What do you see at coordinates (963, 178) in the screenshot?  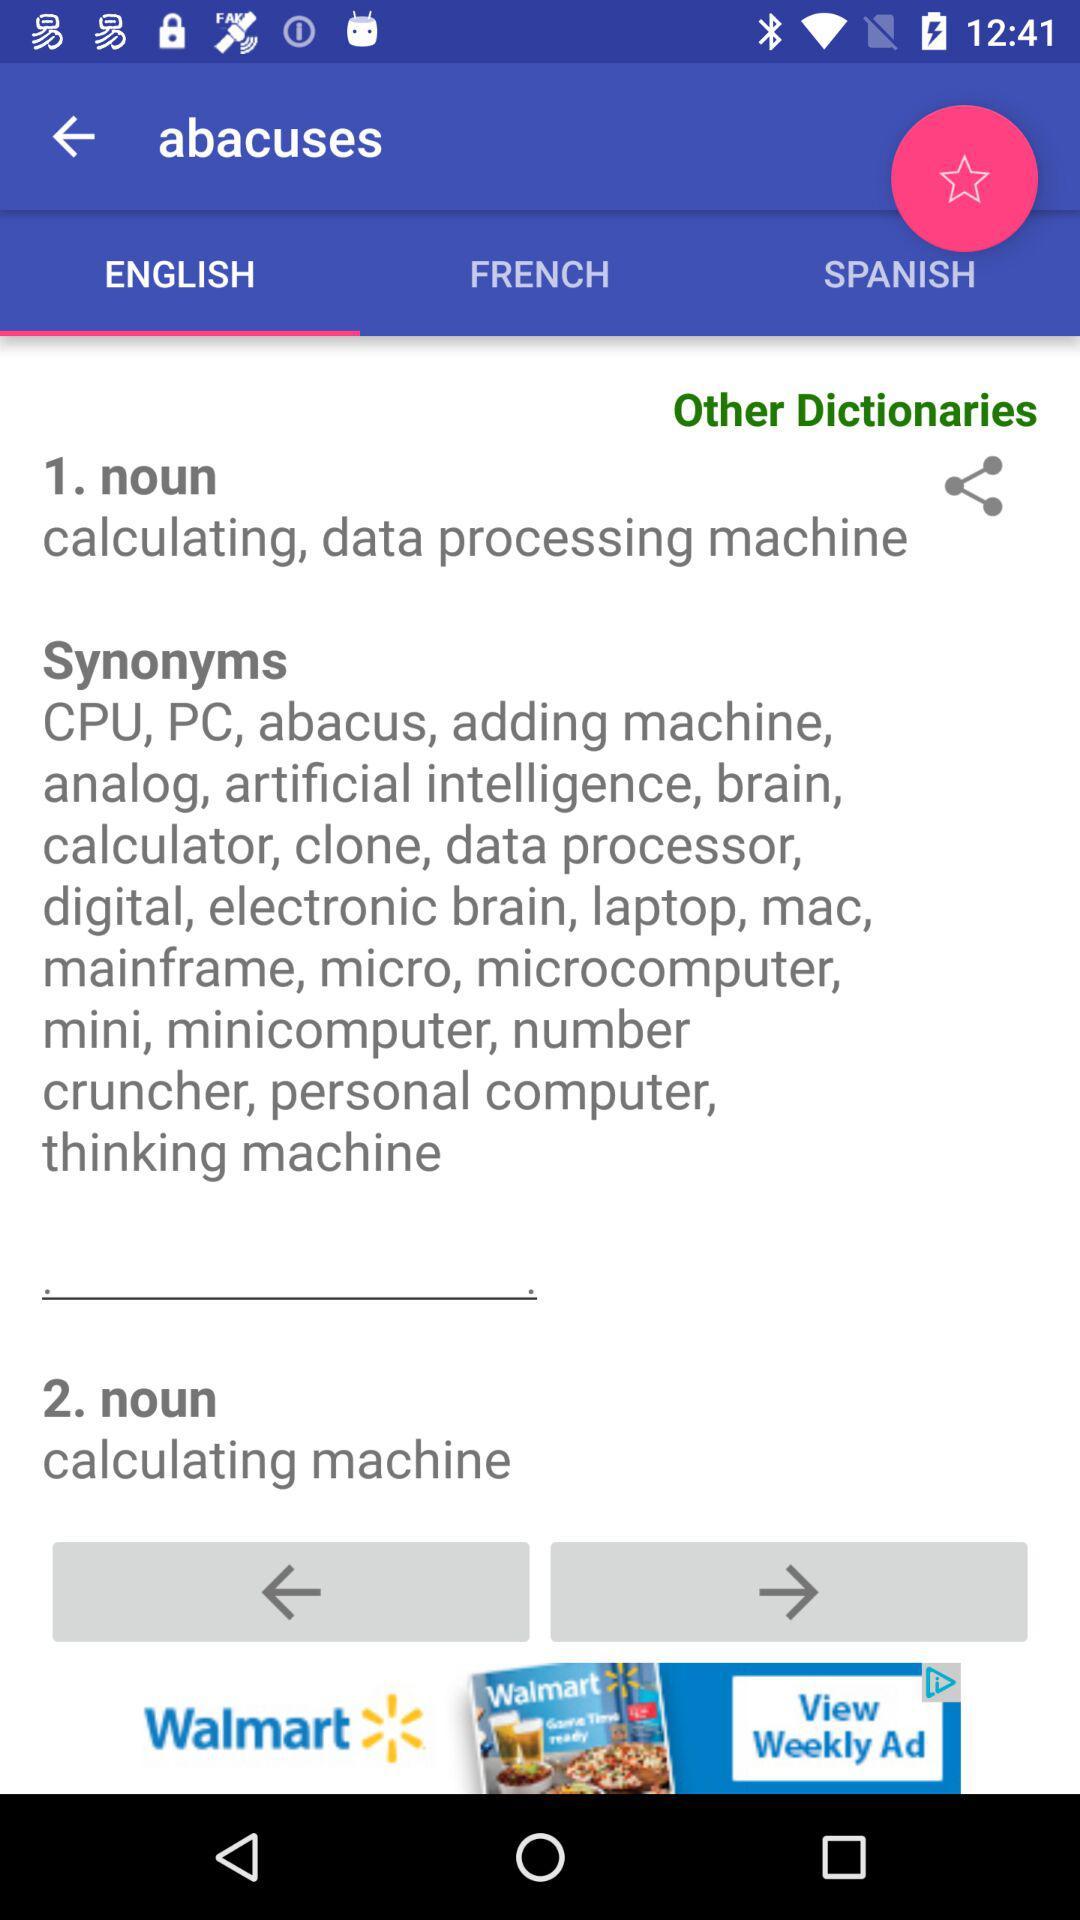 I see `favorites option` at bounding box center [963, 178].